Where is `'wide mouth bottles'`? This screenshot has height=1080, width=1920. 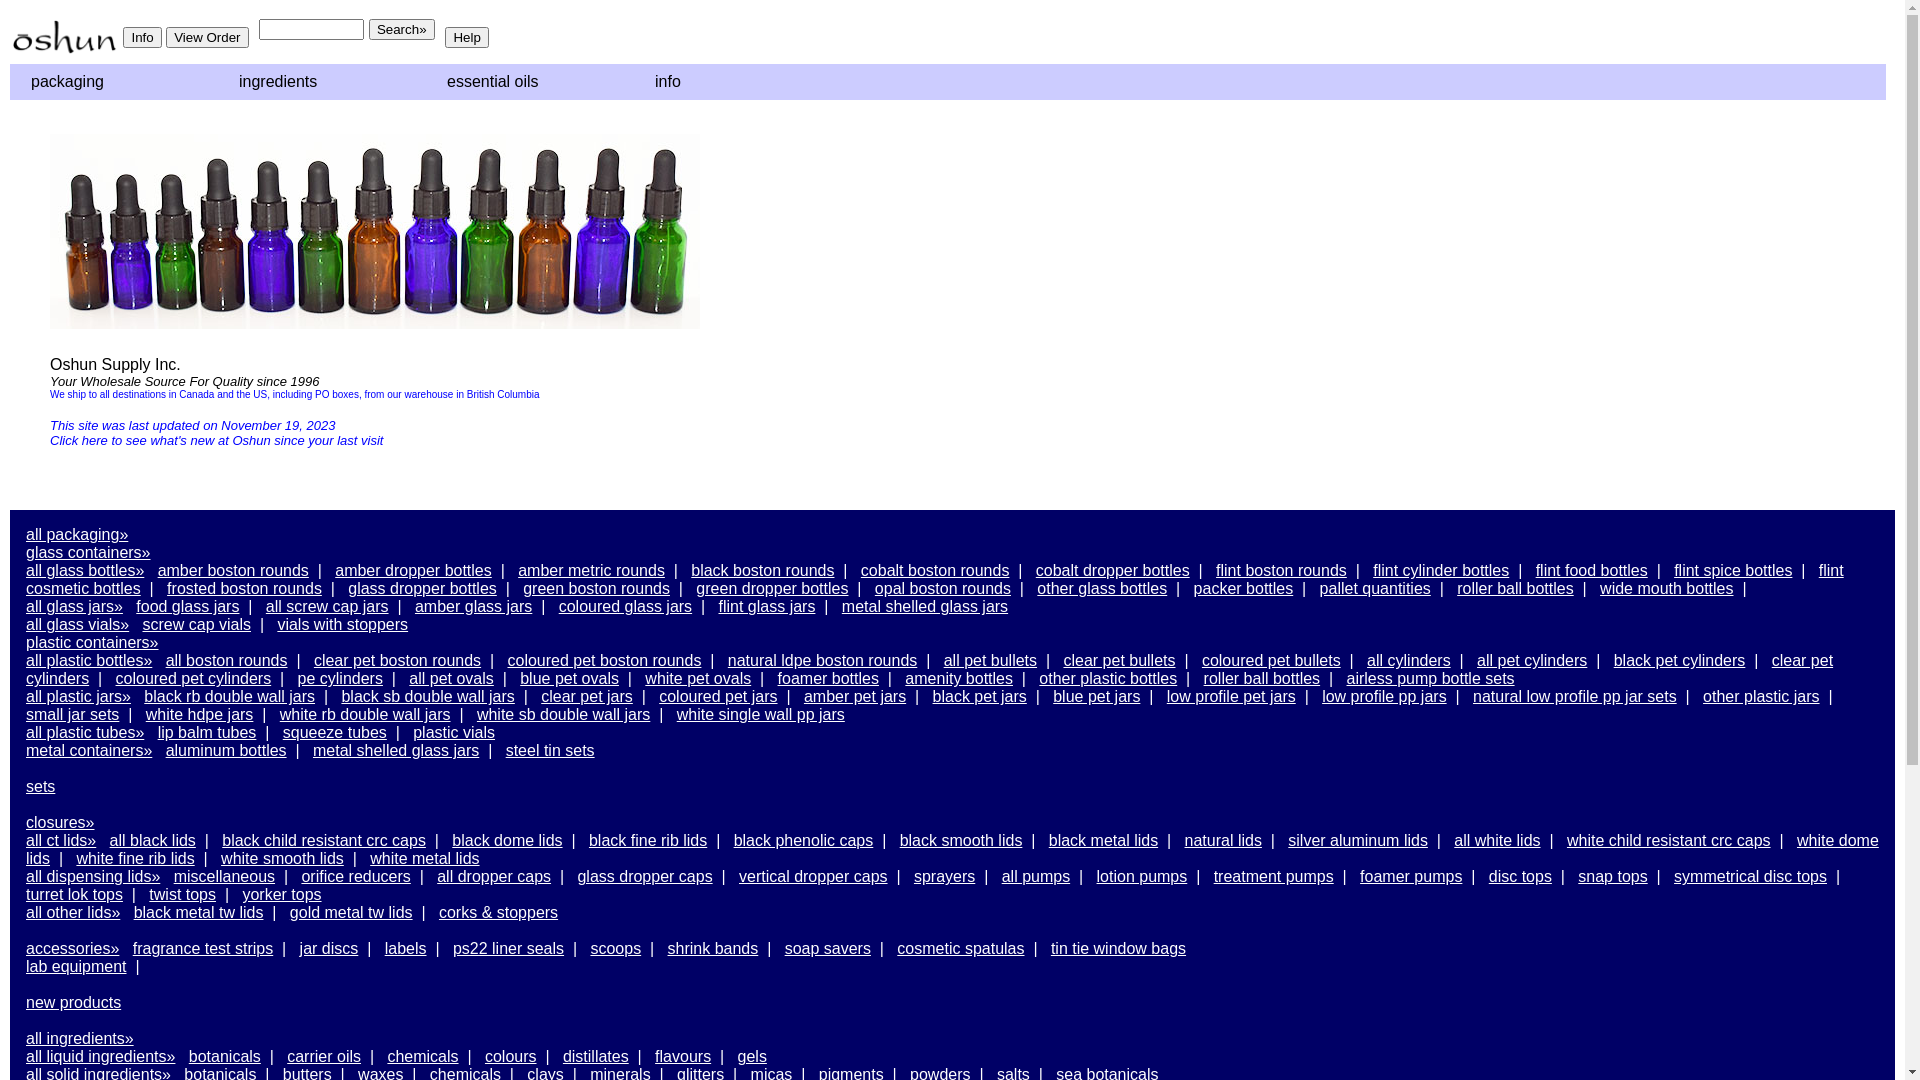 'wide mouth bottles' is located at coordinates (1598, 587).